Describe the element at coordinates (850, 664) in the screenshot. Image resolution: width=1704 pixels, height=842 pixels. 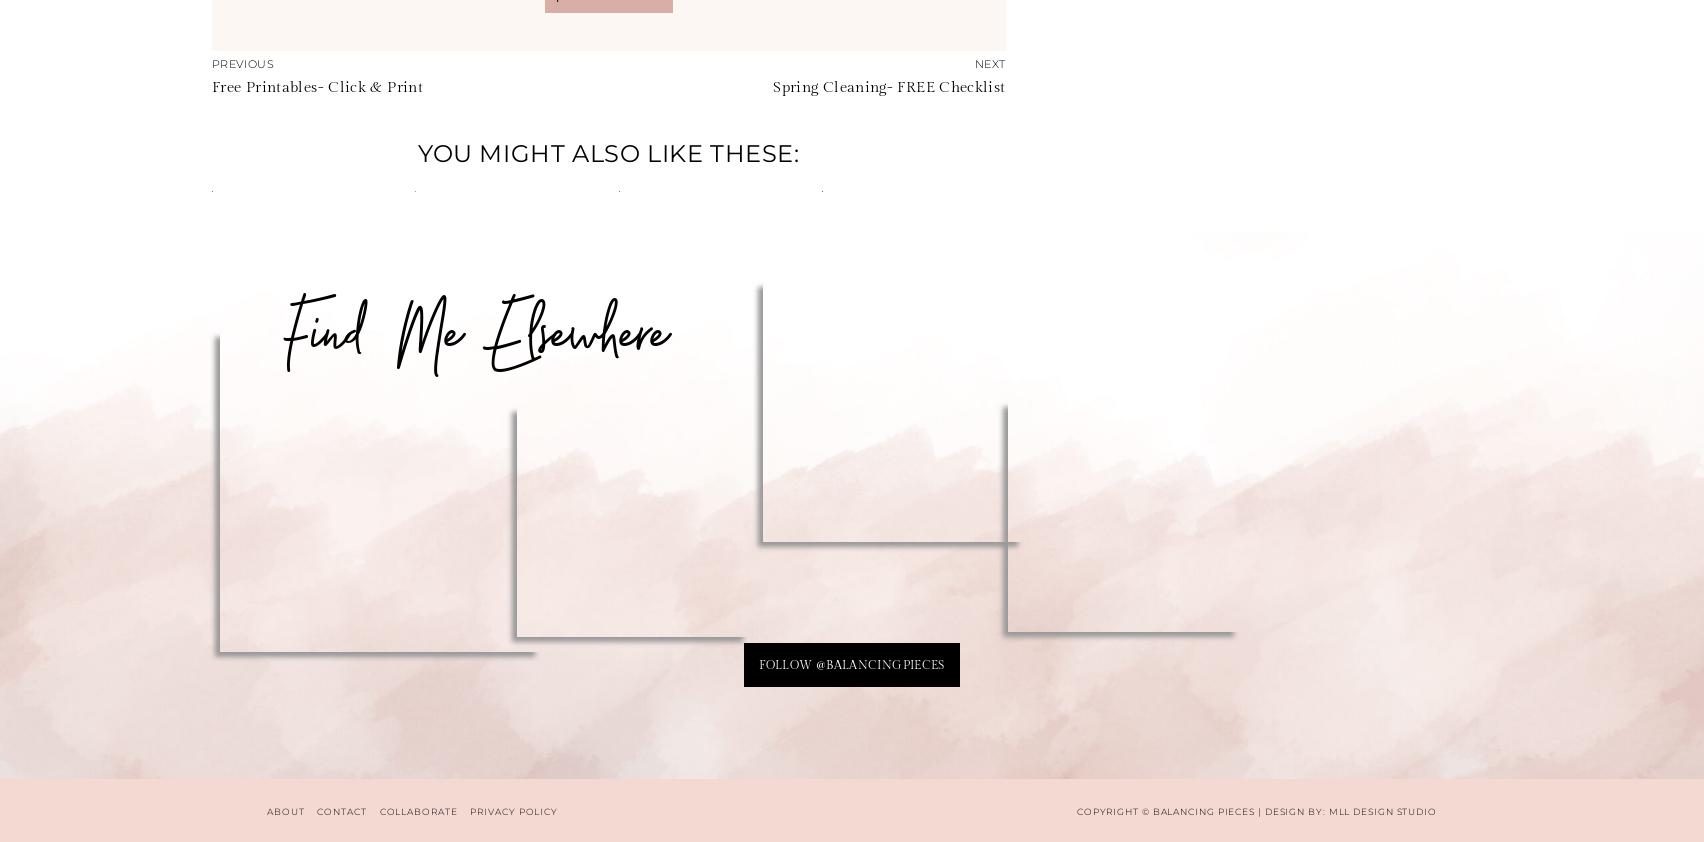
I see `'FOLLOW @BALANCINGPIECES'` at that location.